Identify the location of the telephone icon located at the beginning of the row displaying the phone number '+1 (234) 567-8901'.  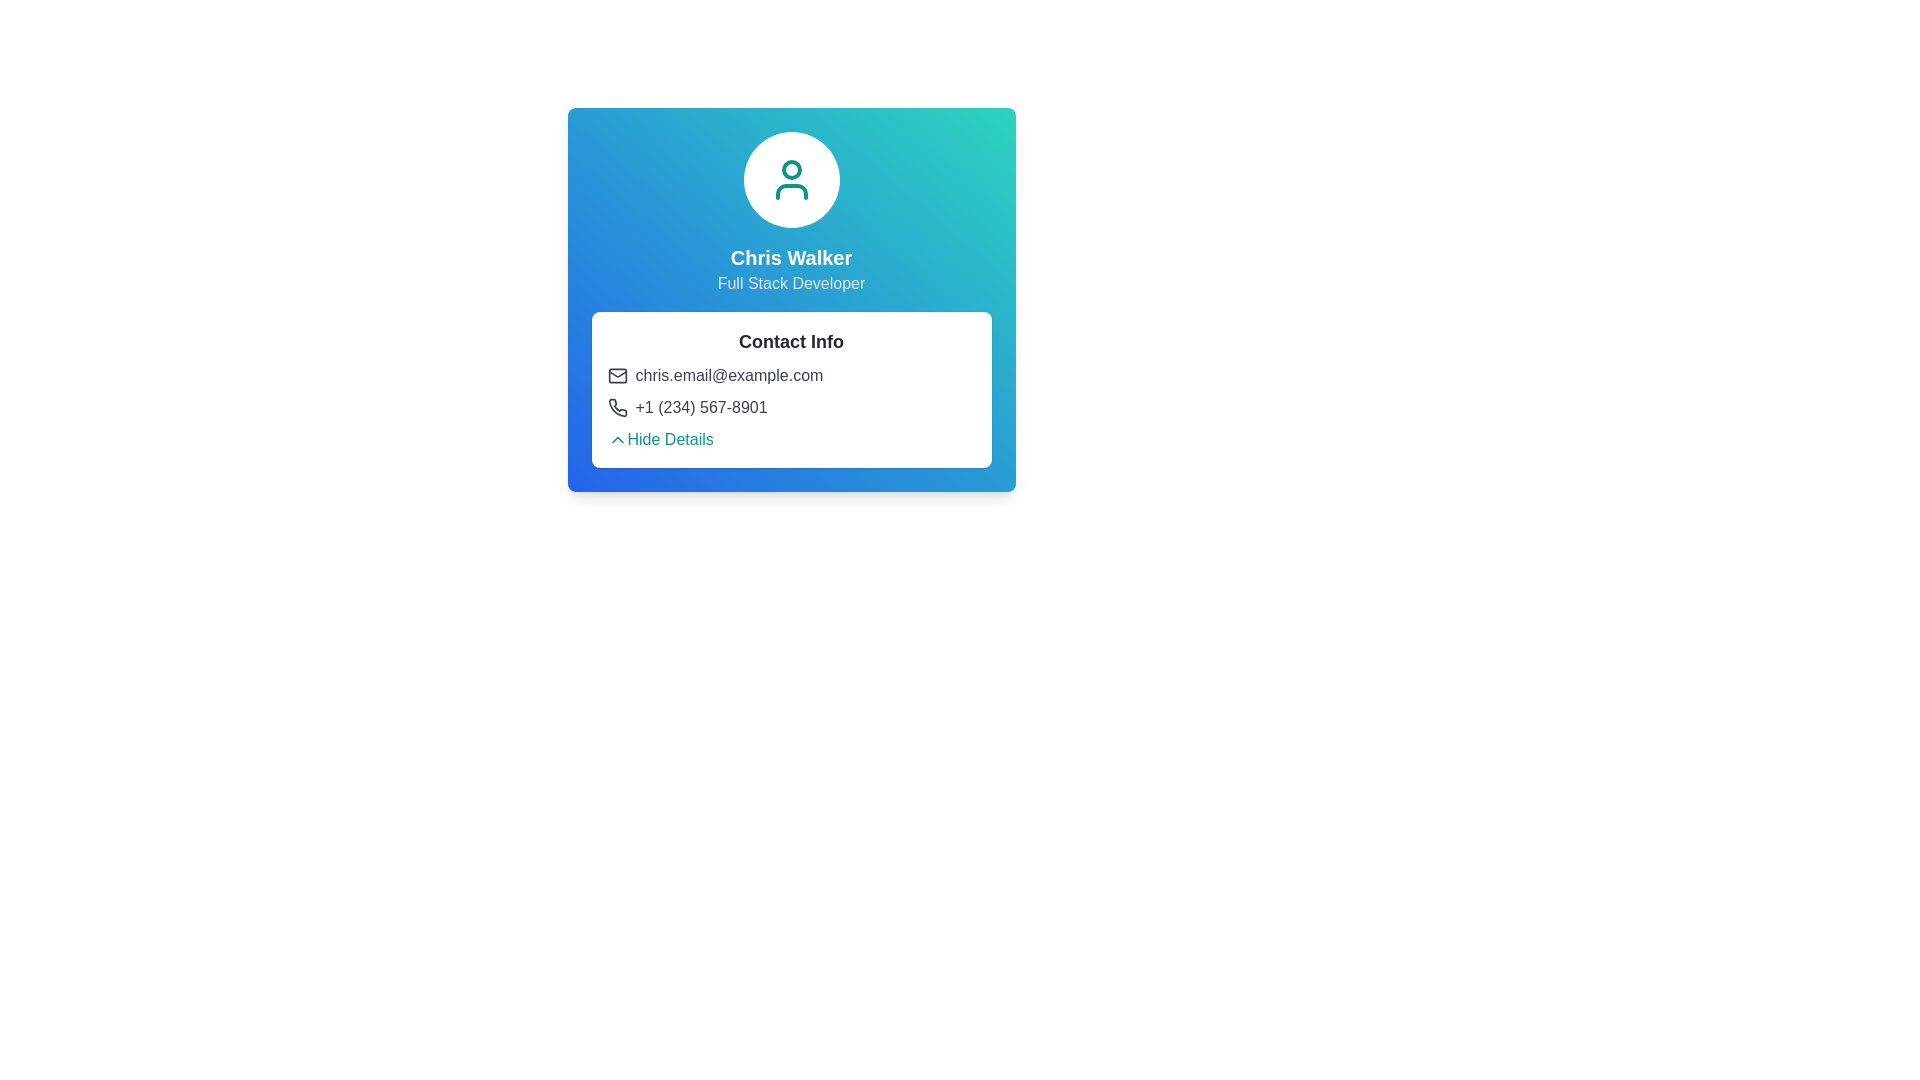
(616, 407).